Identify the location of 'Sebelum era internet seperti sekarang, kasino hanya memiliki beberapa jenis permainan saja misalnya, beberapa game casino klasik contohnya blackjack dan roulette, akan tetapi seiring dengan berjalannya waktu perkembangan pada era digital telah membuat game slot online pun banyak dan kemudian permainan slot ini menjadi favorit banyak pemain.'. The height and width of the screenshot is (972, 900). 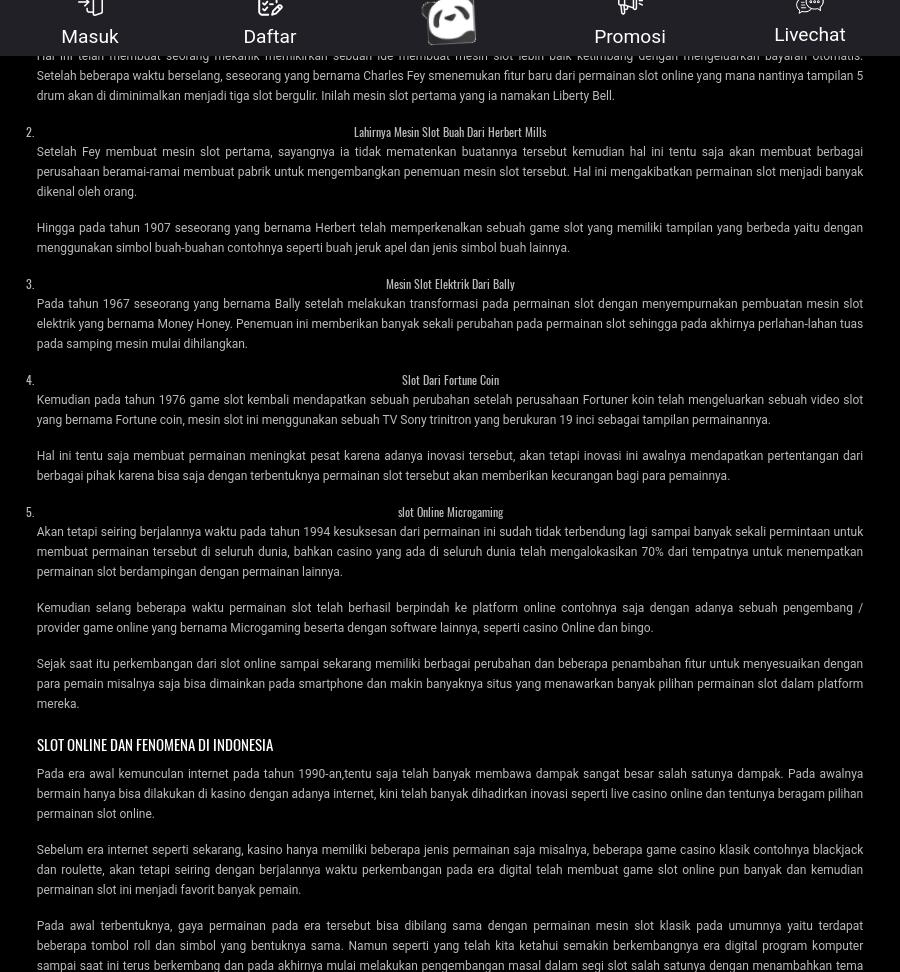
(35, 868).